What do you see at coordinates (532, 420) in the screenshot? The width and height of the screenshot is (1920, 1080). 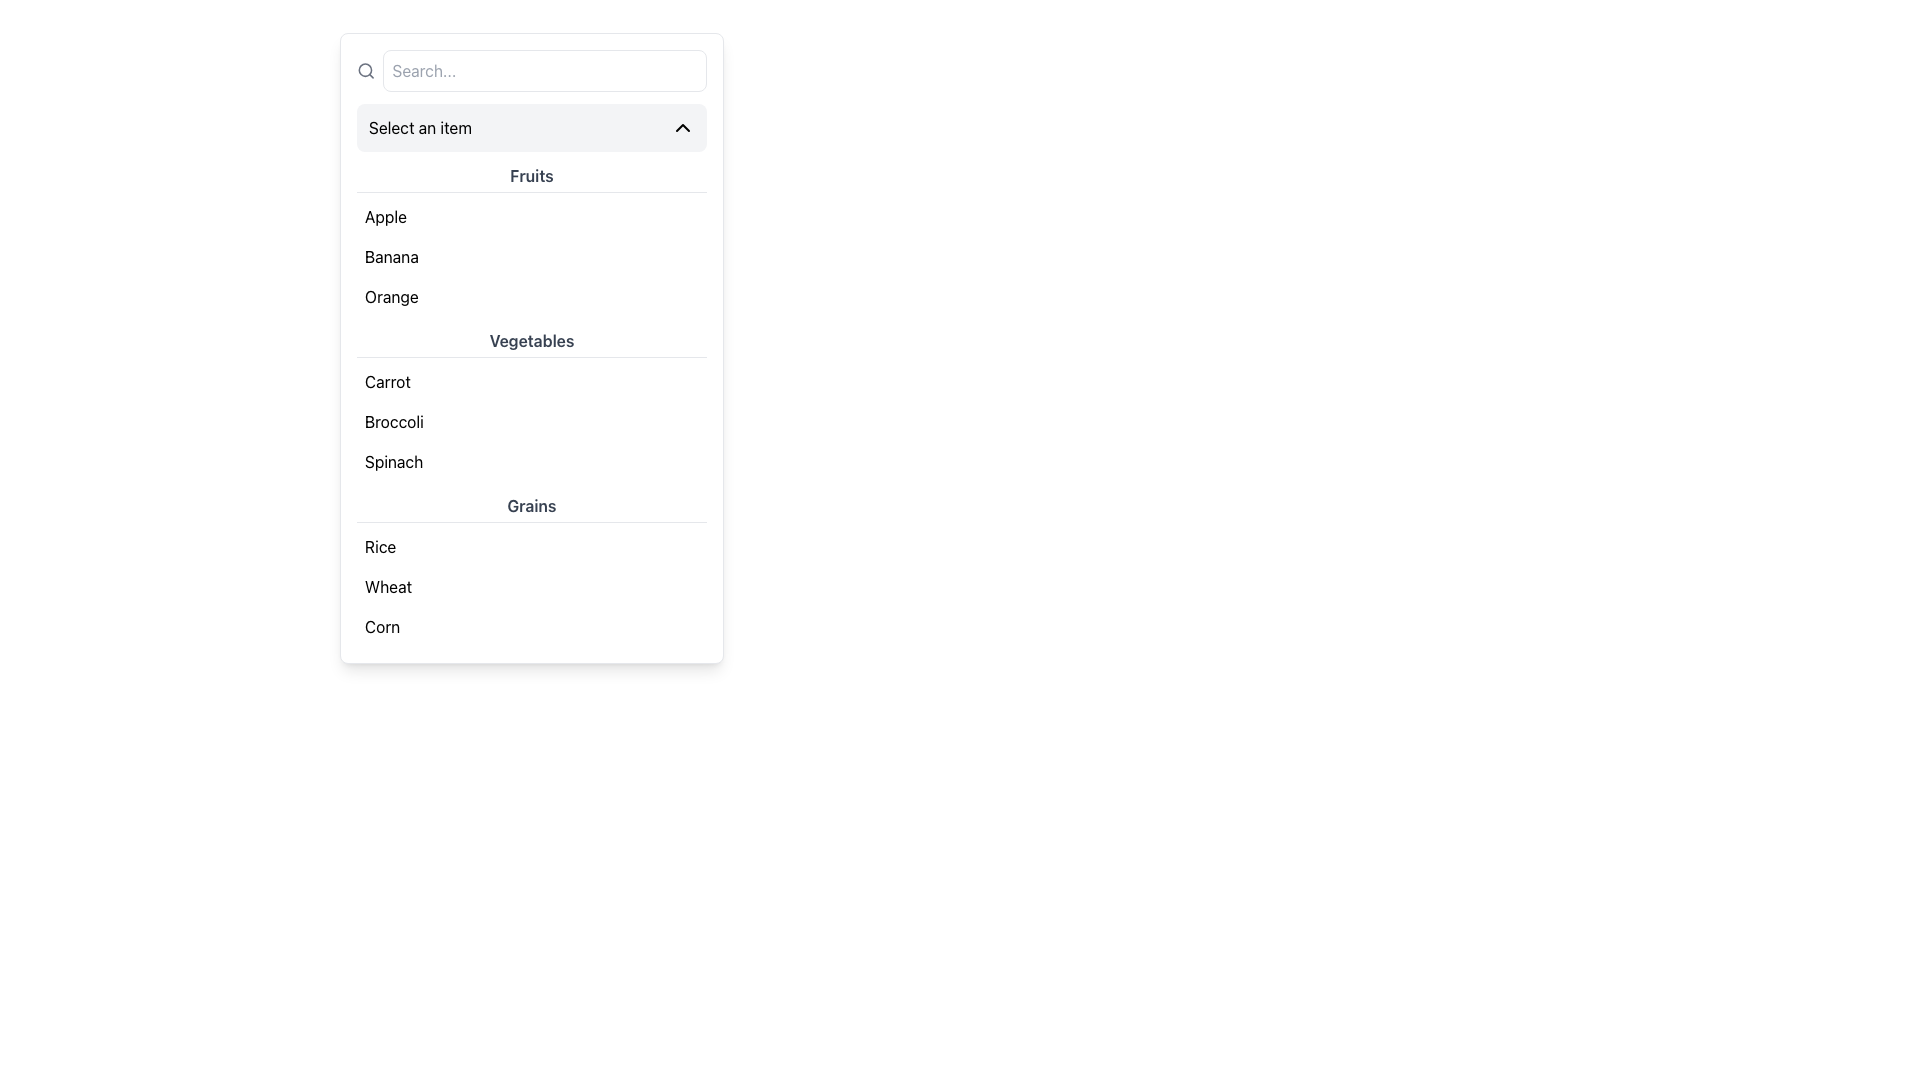 I see `text content of the vertically arranged list containing items 'Carrot,' 'Broccoli,' and 'Spinach' under the heading 'Vegetables' in the dropdown menu` at bounding box center [532, 420].